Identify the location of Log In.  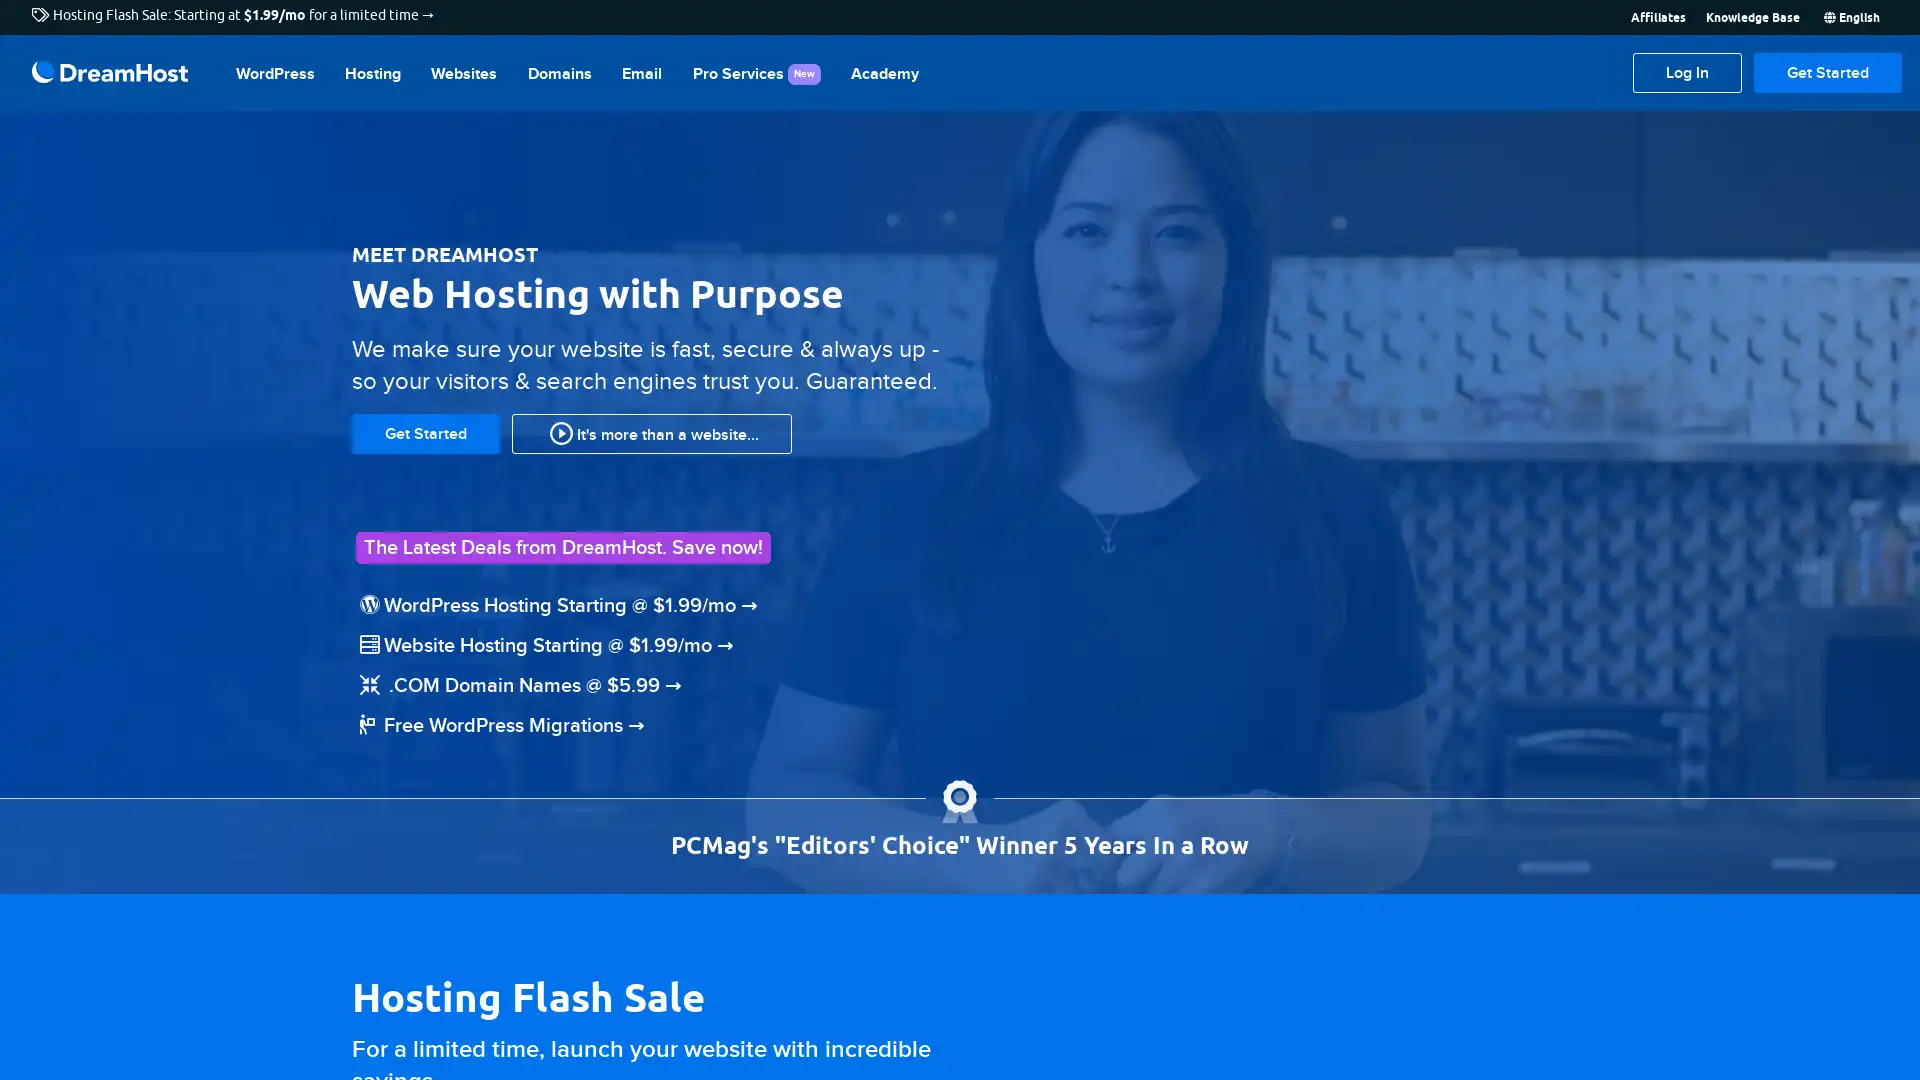
(1686, 72).